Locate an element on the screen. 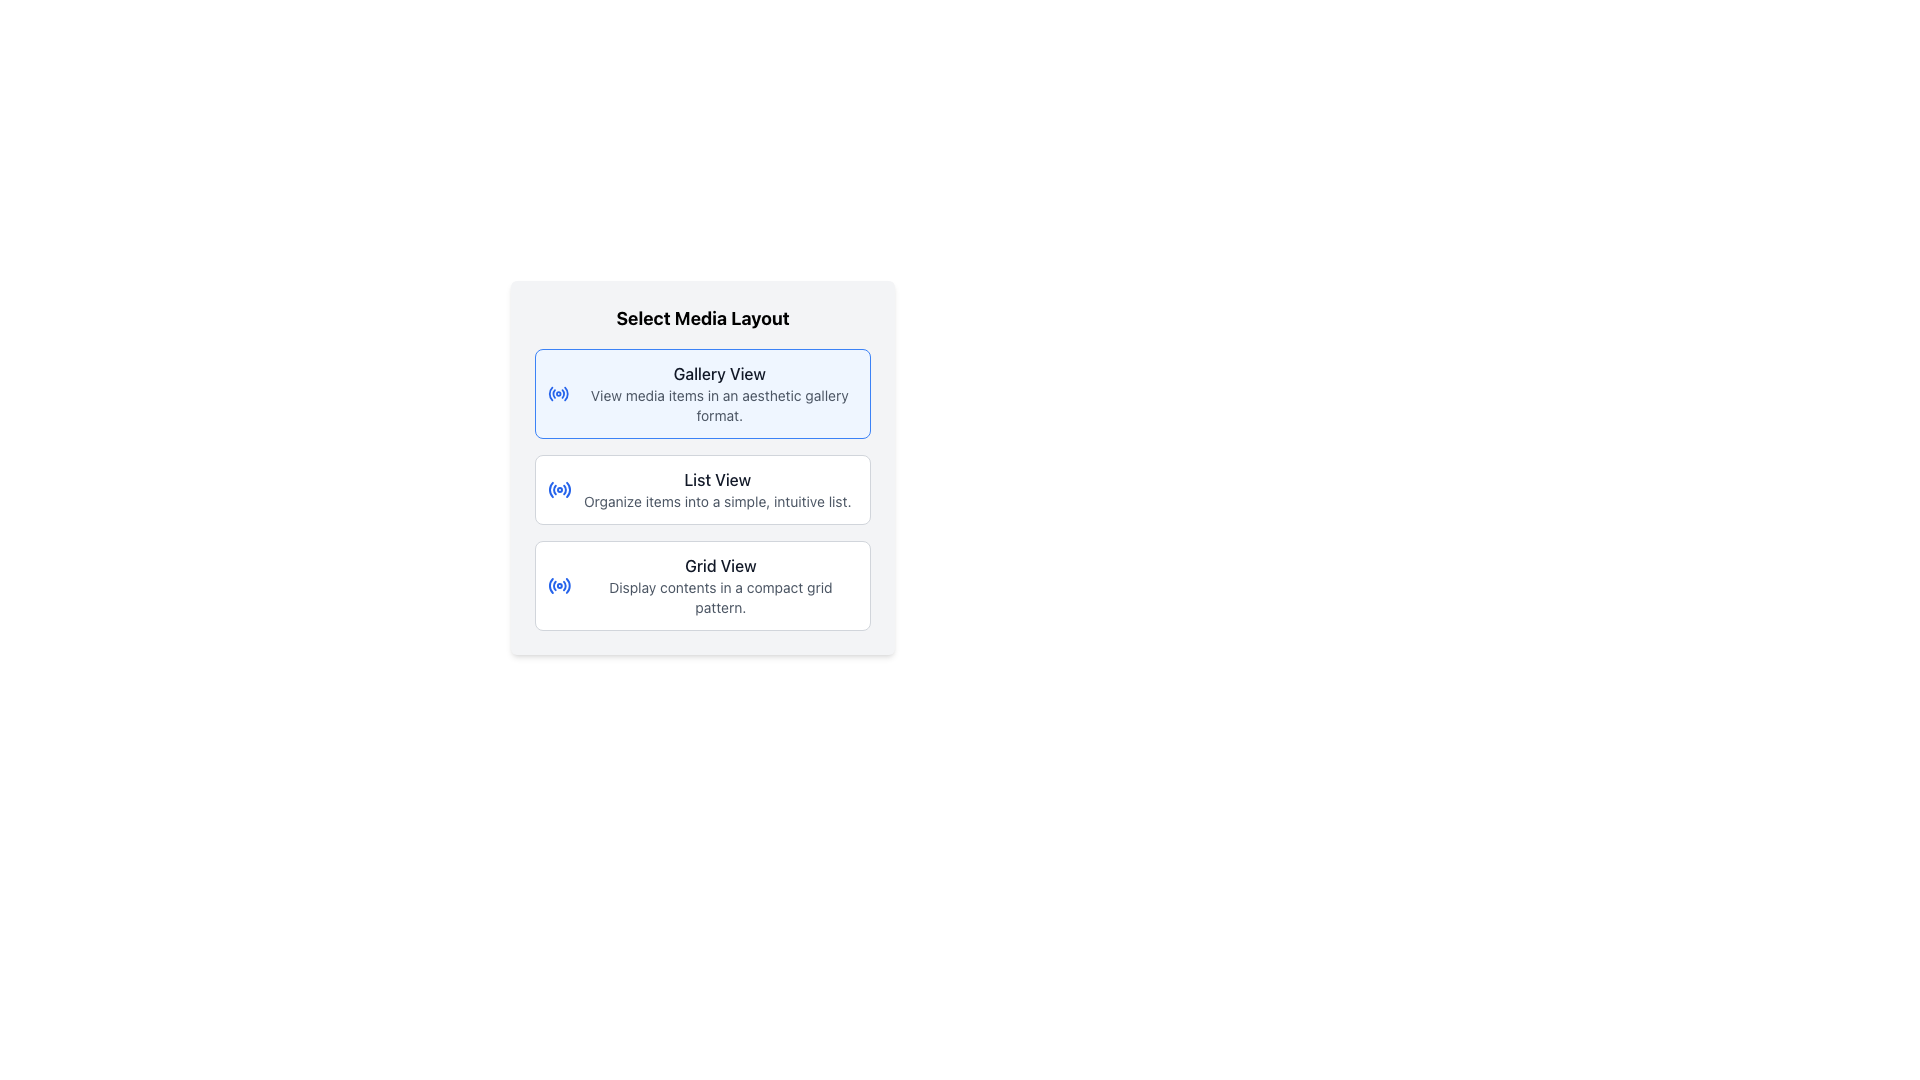 This screenshot has width=1920, height=1080. text content of the text label that reads 'List View', which is styled with a medium-sized gray font and is centrally positioned below 'Gallery View' and above 'Grid View' is located at coordinates (717, 479).